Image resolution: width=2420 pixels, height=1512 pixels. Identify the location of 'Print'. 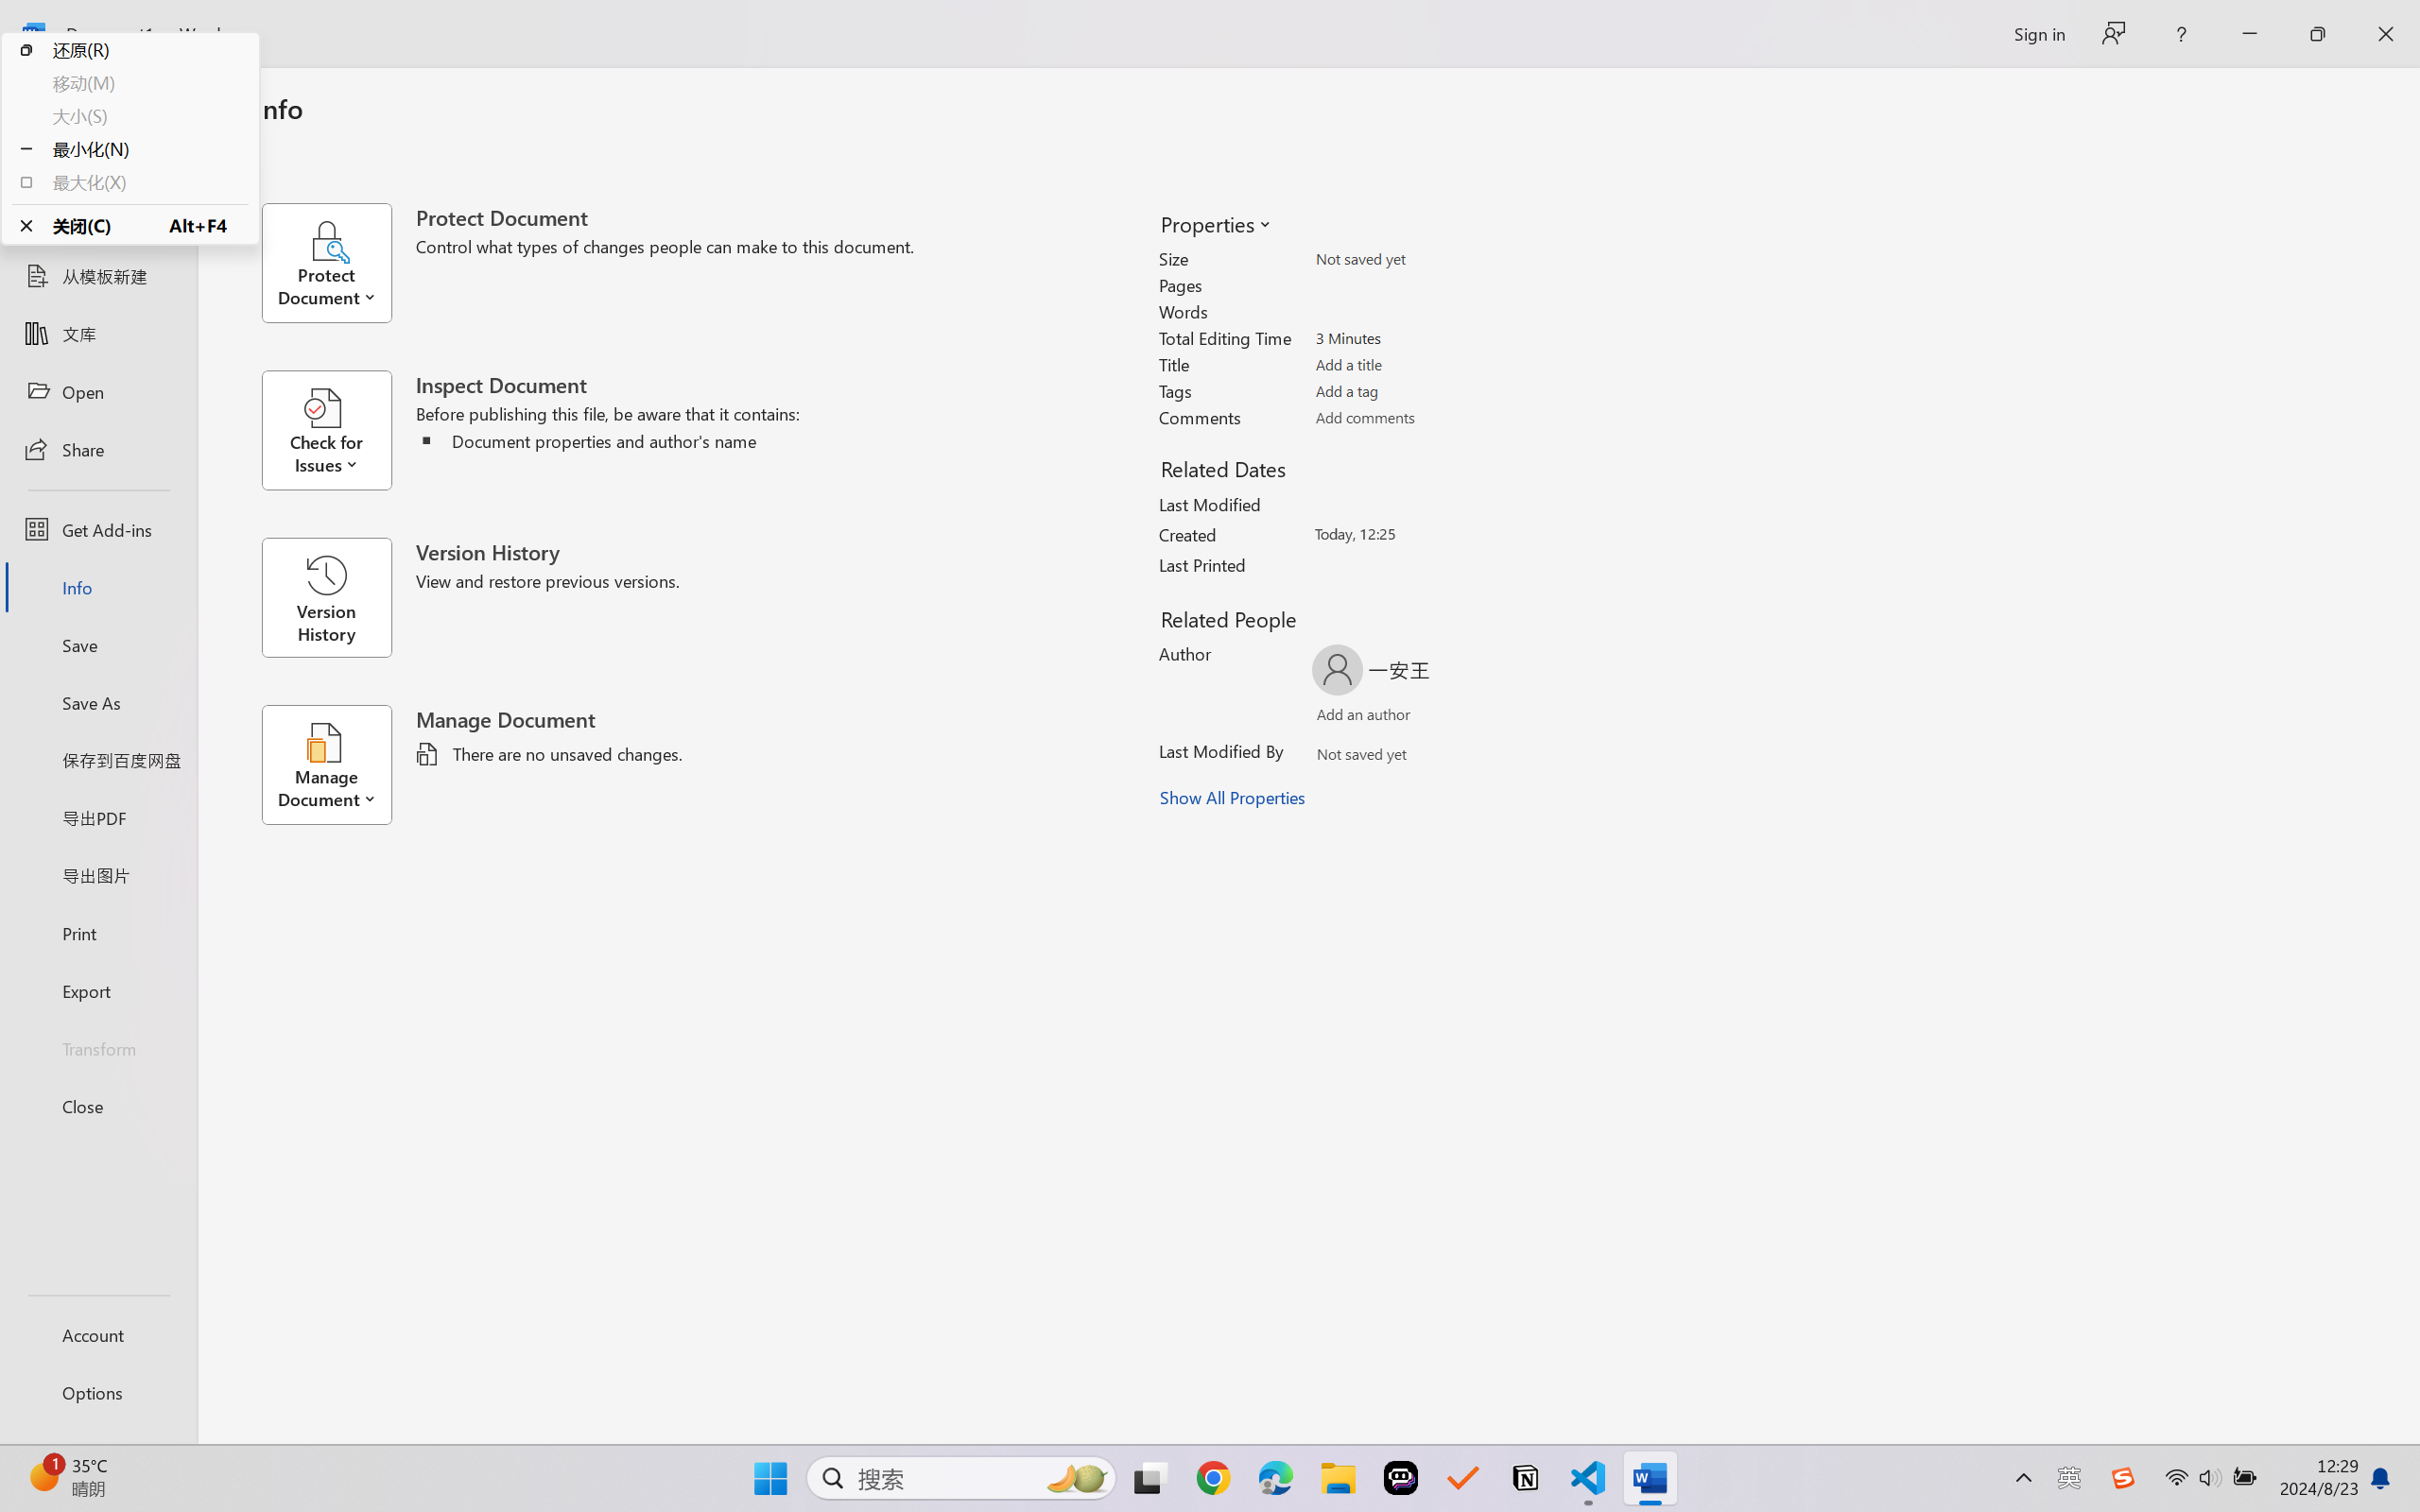
(97, 933).